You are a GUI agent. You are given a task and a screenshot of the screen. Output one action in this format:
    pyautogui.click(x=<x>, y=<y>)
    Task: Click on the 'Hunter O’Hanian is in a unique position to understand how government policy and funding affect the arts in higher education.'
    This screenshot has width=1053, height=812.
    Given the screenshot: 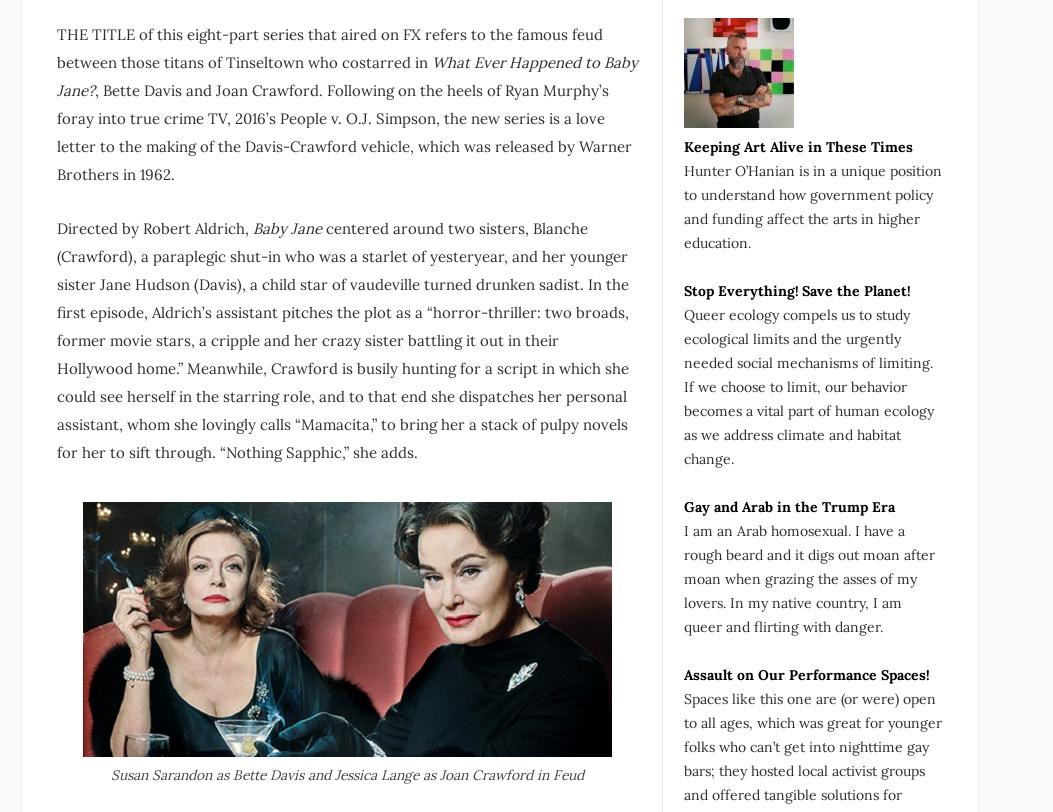 What is the action you would take?
    pyautogui.click(x=682, y=206)
    